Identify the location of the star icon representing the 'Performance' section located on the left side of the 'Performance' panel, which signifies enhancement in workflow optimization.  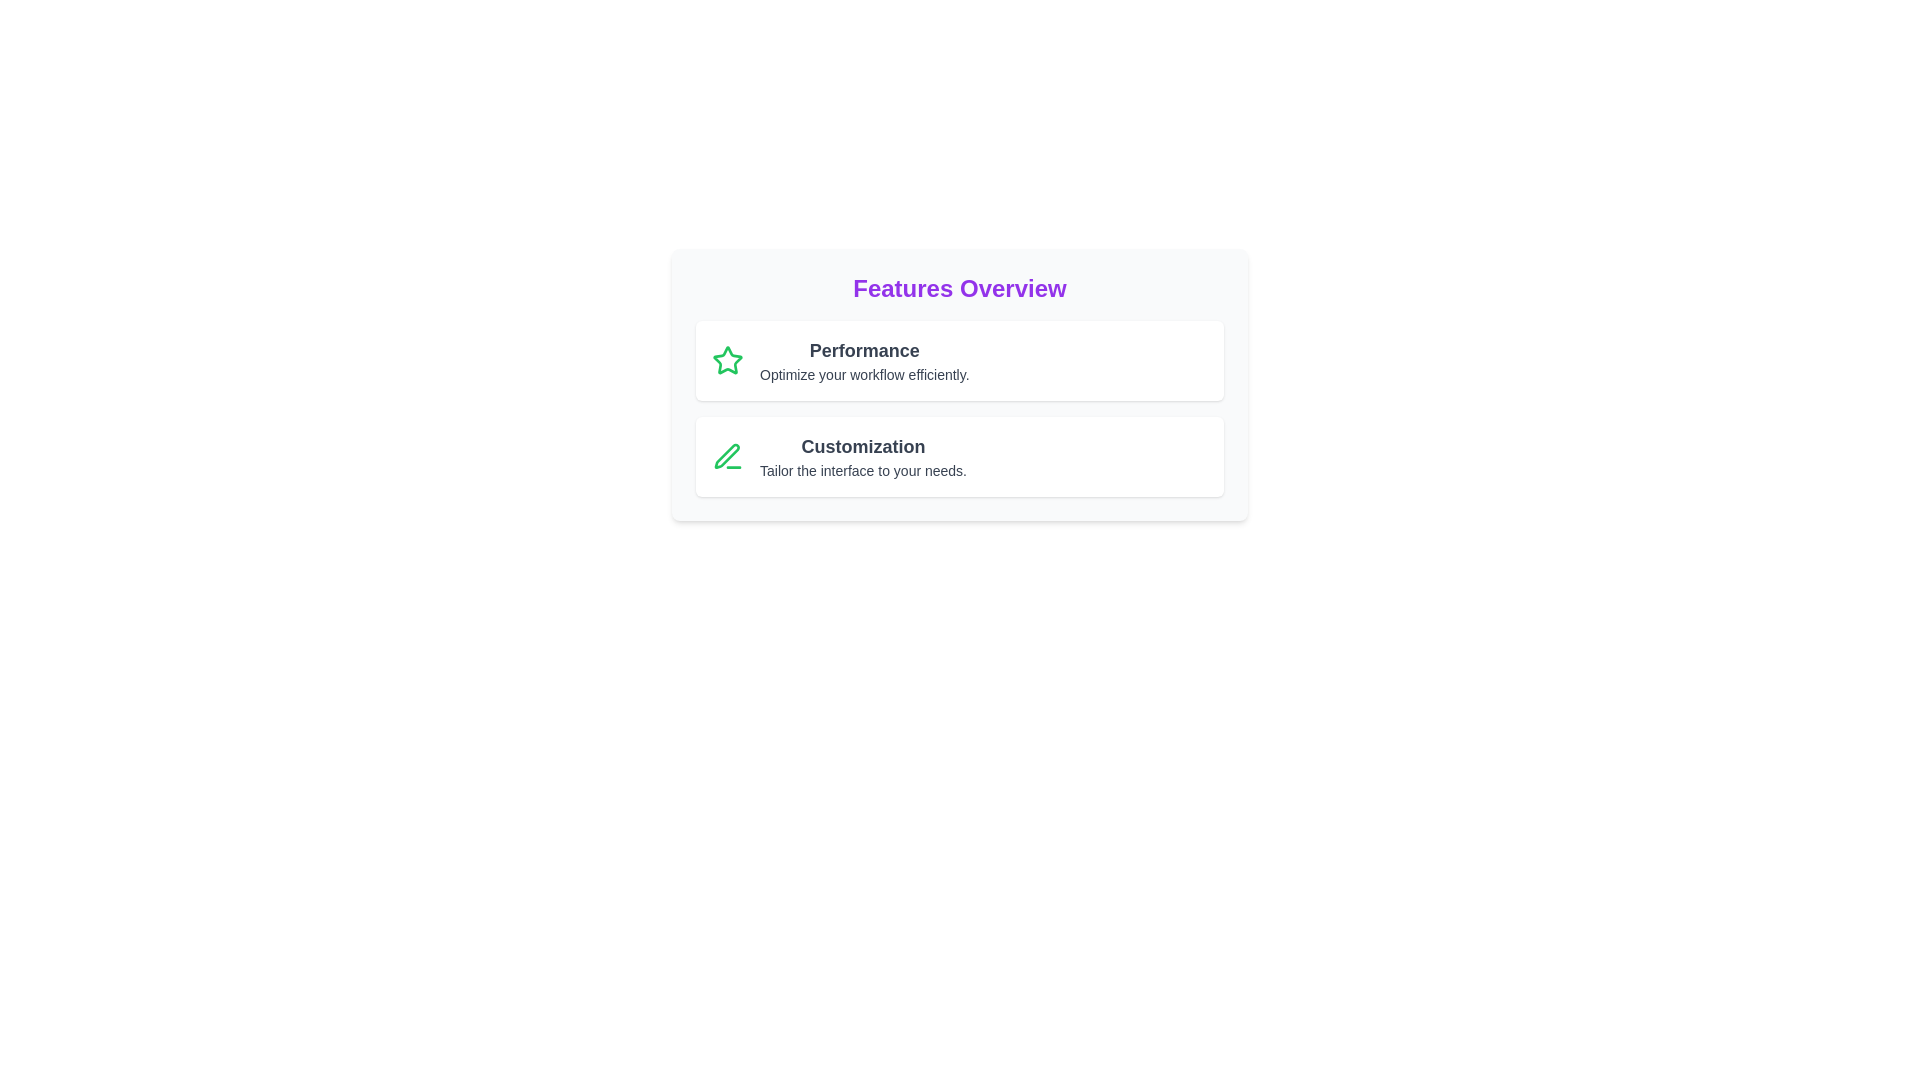
(727, 361).